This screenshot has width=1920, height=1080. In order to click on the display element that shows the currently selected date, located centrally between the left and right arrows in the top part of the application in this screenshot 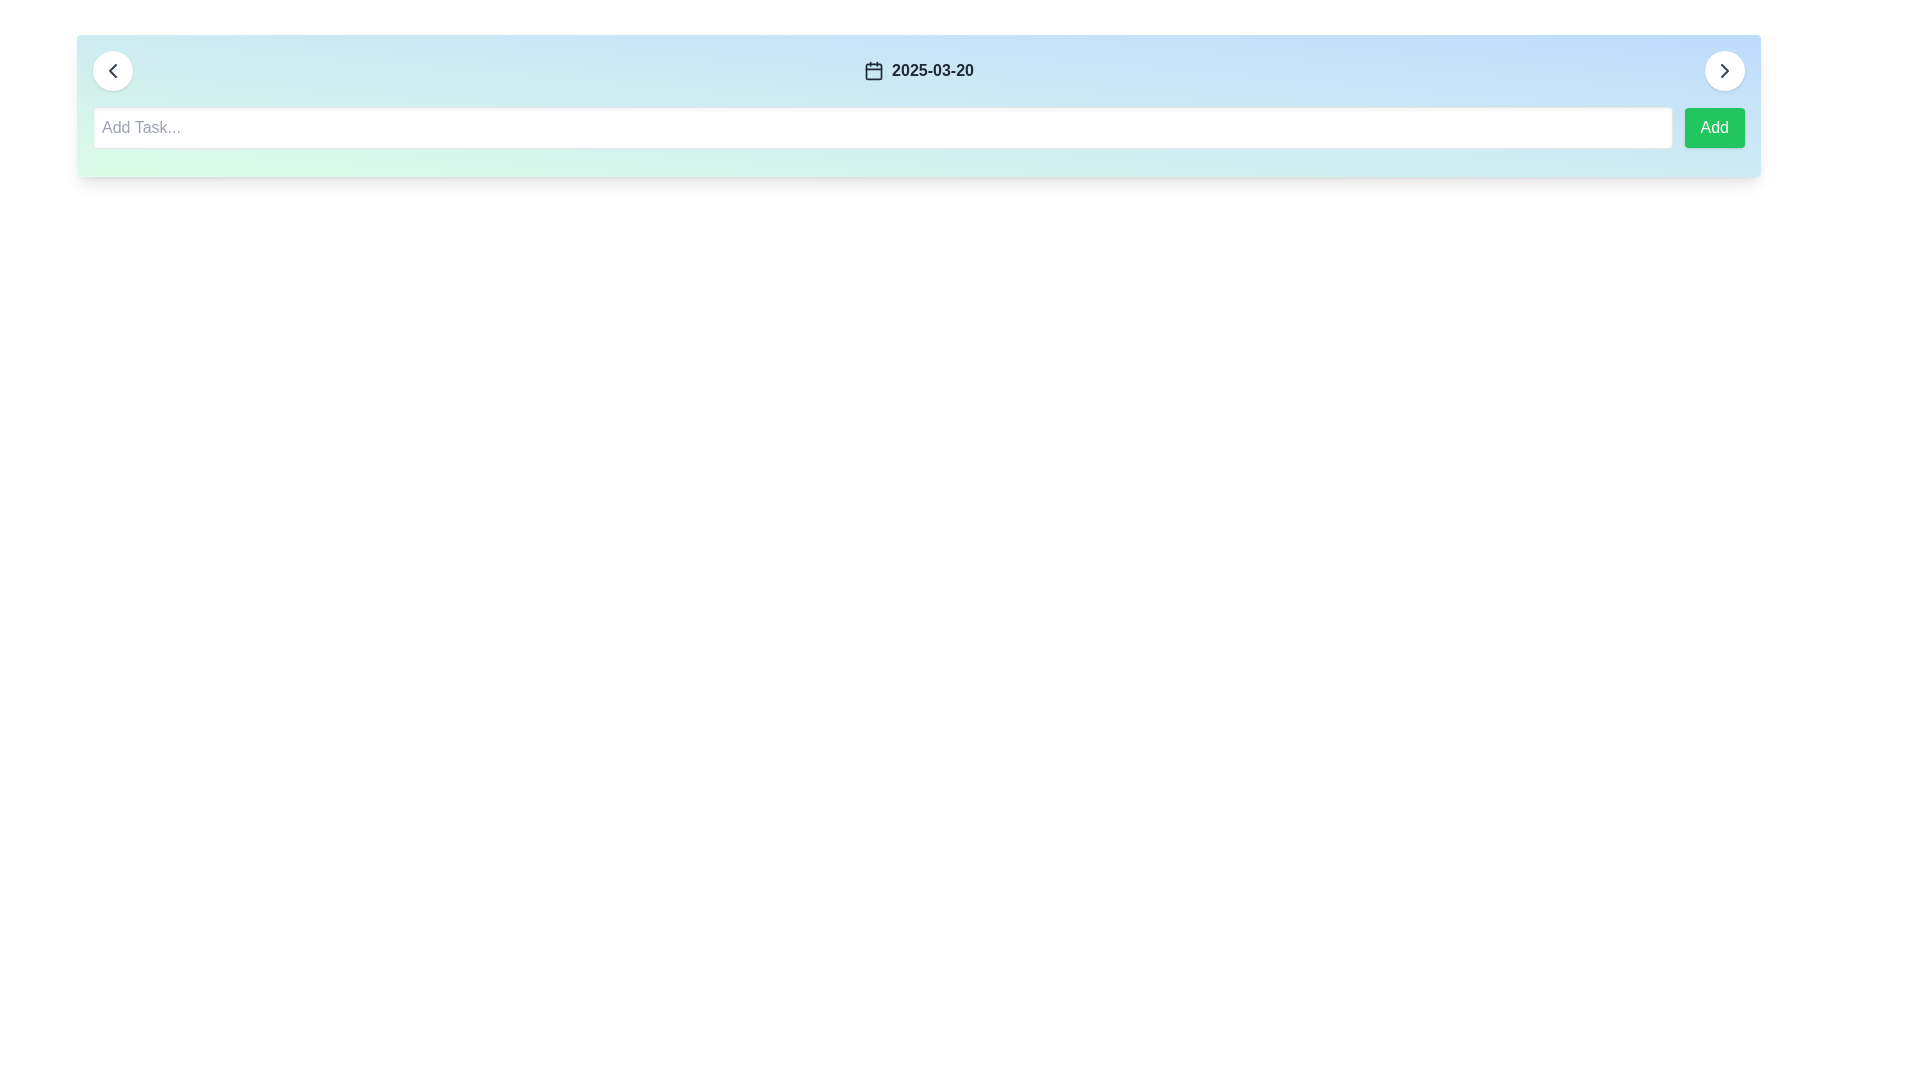, I will do `click(917, 69)`.